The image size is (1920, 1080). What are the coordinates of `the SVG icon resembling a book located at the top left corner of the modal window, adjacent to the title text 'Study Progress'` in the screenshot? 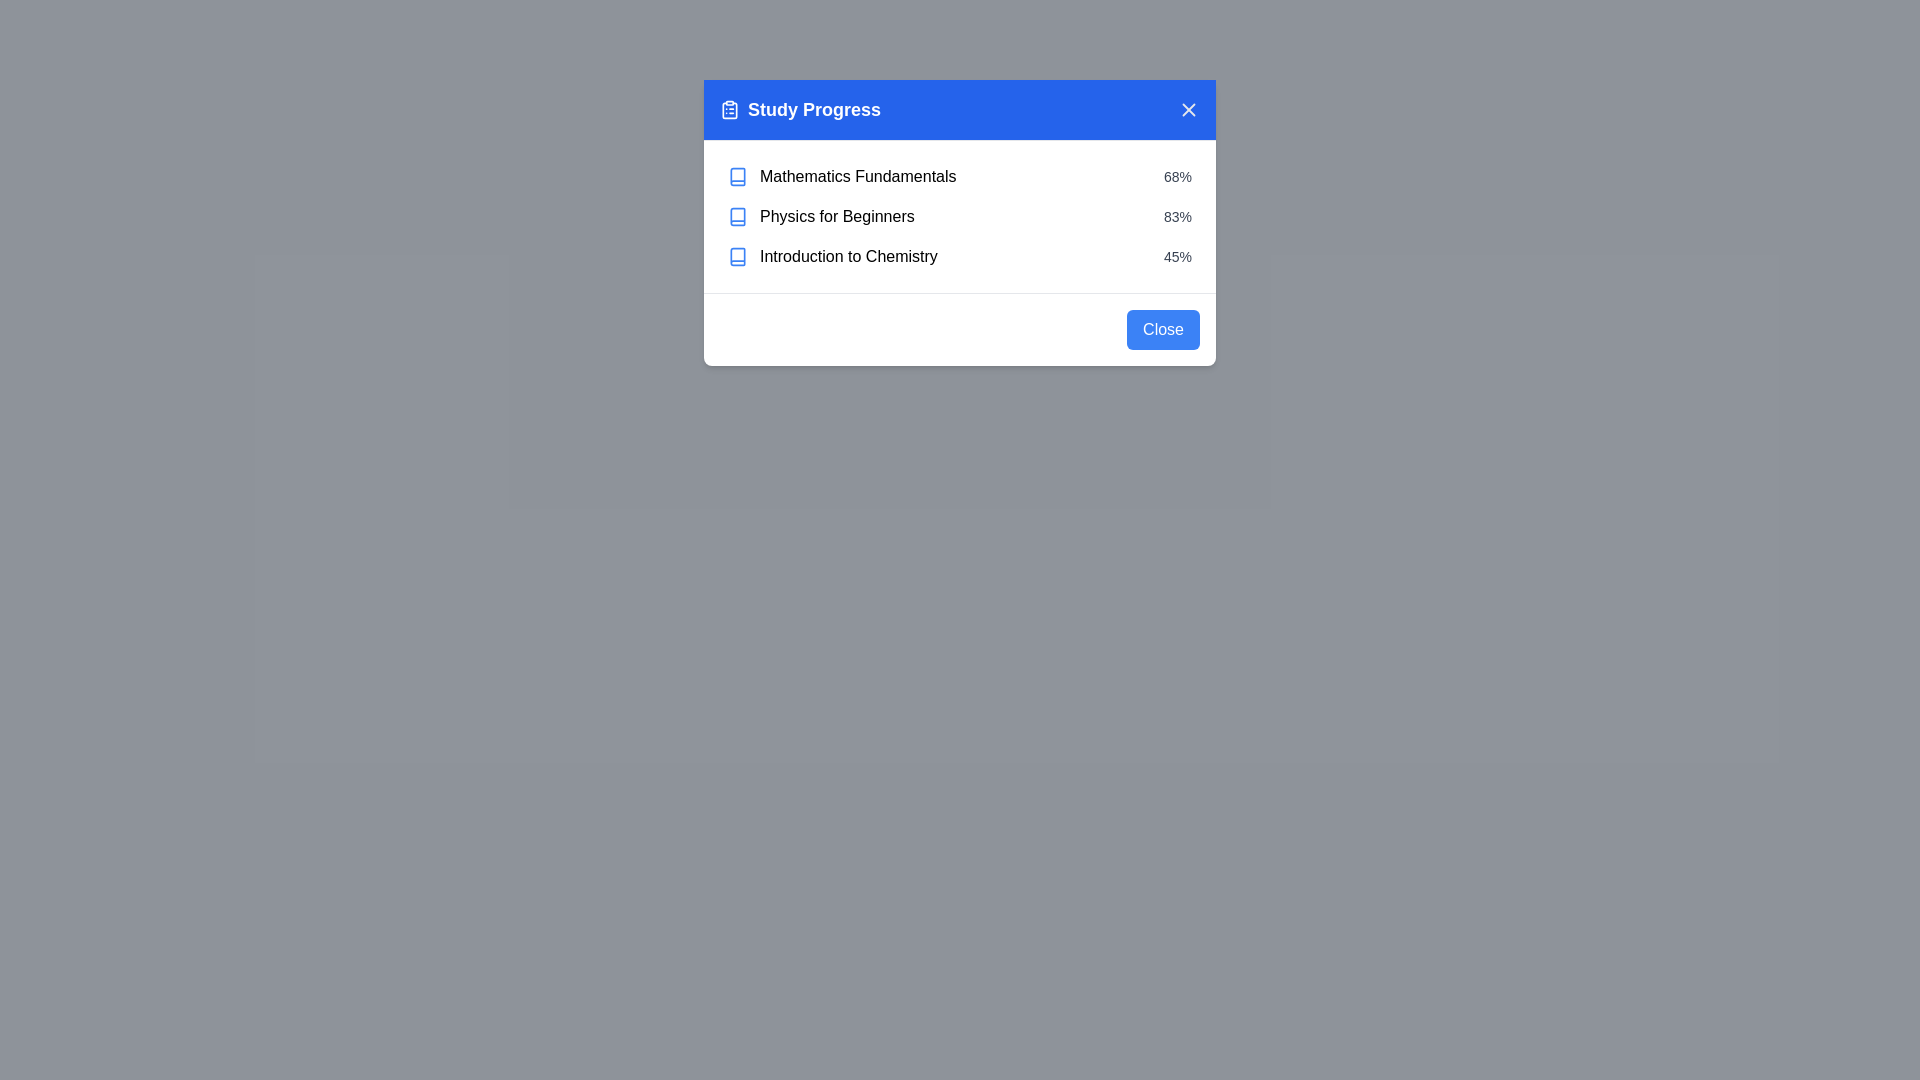 It's located at (737, 216).